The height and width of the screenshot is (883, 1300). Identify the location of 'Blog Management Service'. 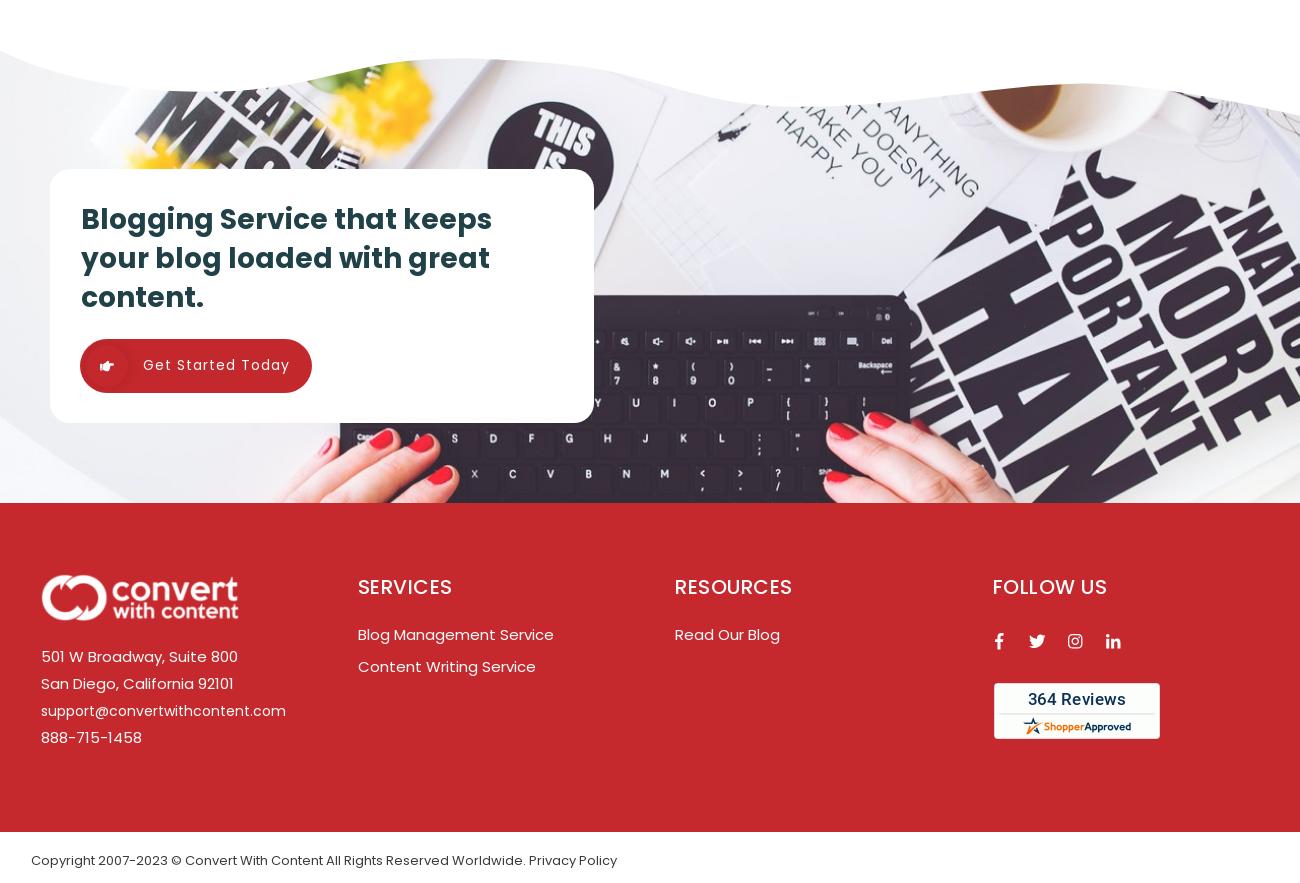
(453, 633).